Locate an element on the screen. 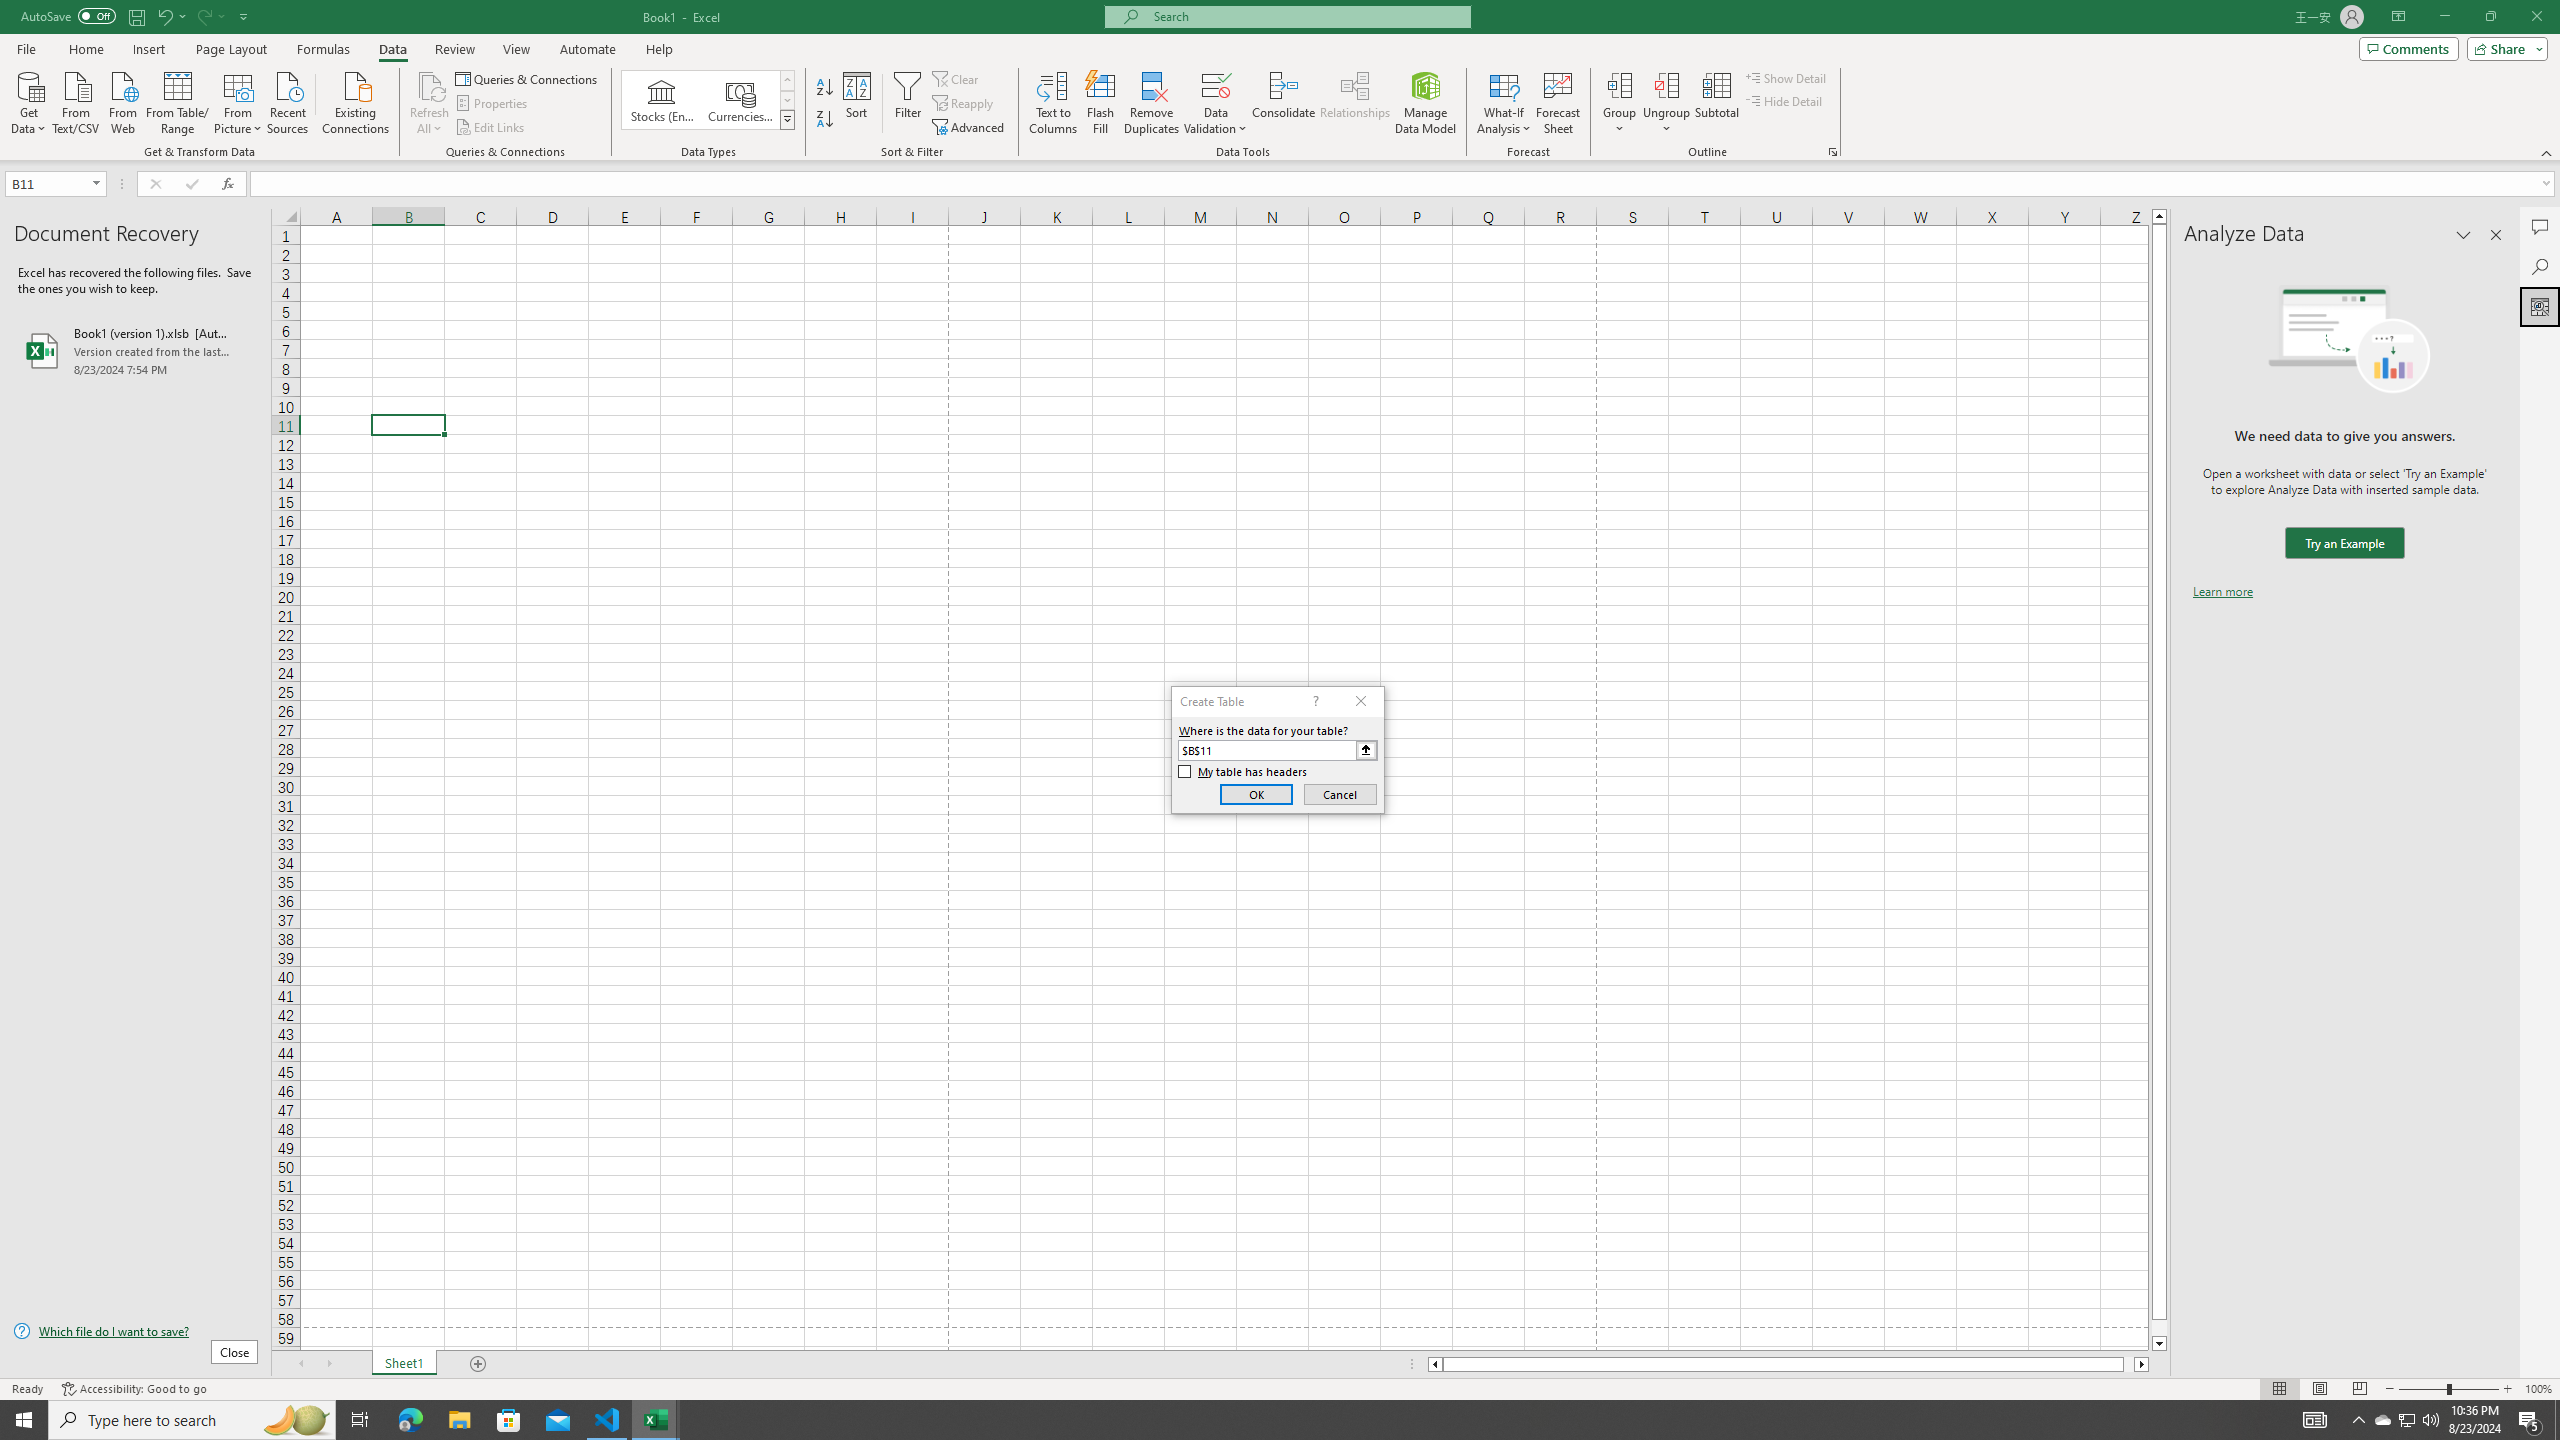 The image size is (2560, 1440). 'Group...' is located at coordinates (1619, 103).